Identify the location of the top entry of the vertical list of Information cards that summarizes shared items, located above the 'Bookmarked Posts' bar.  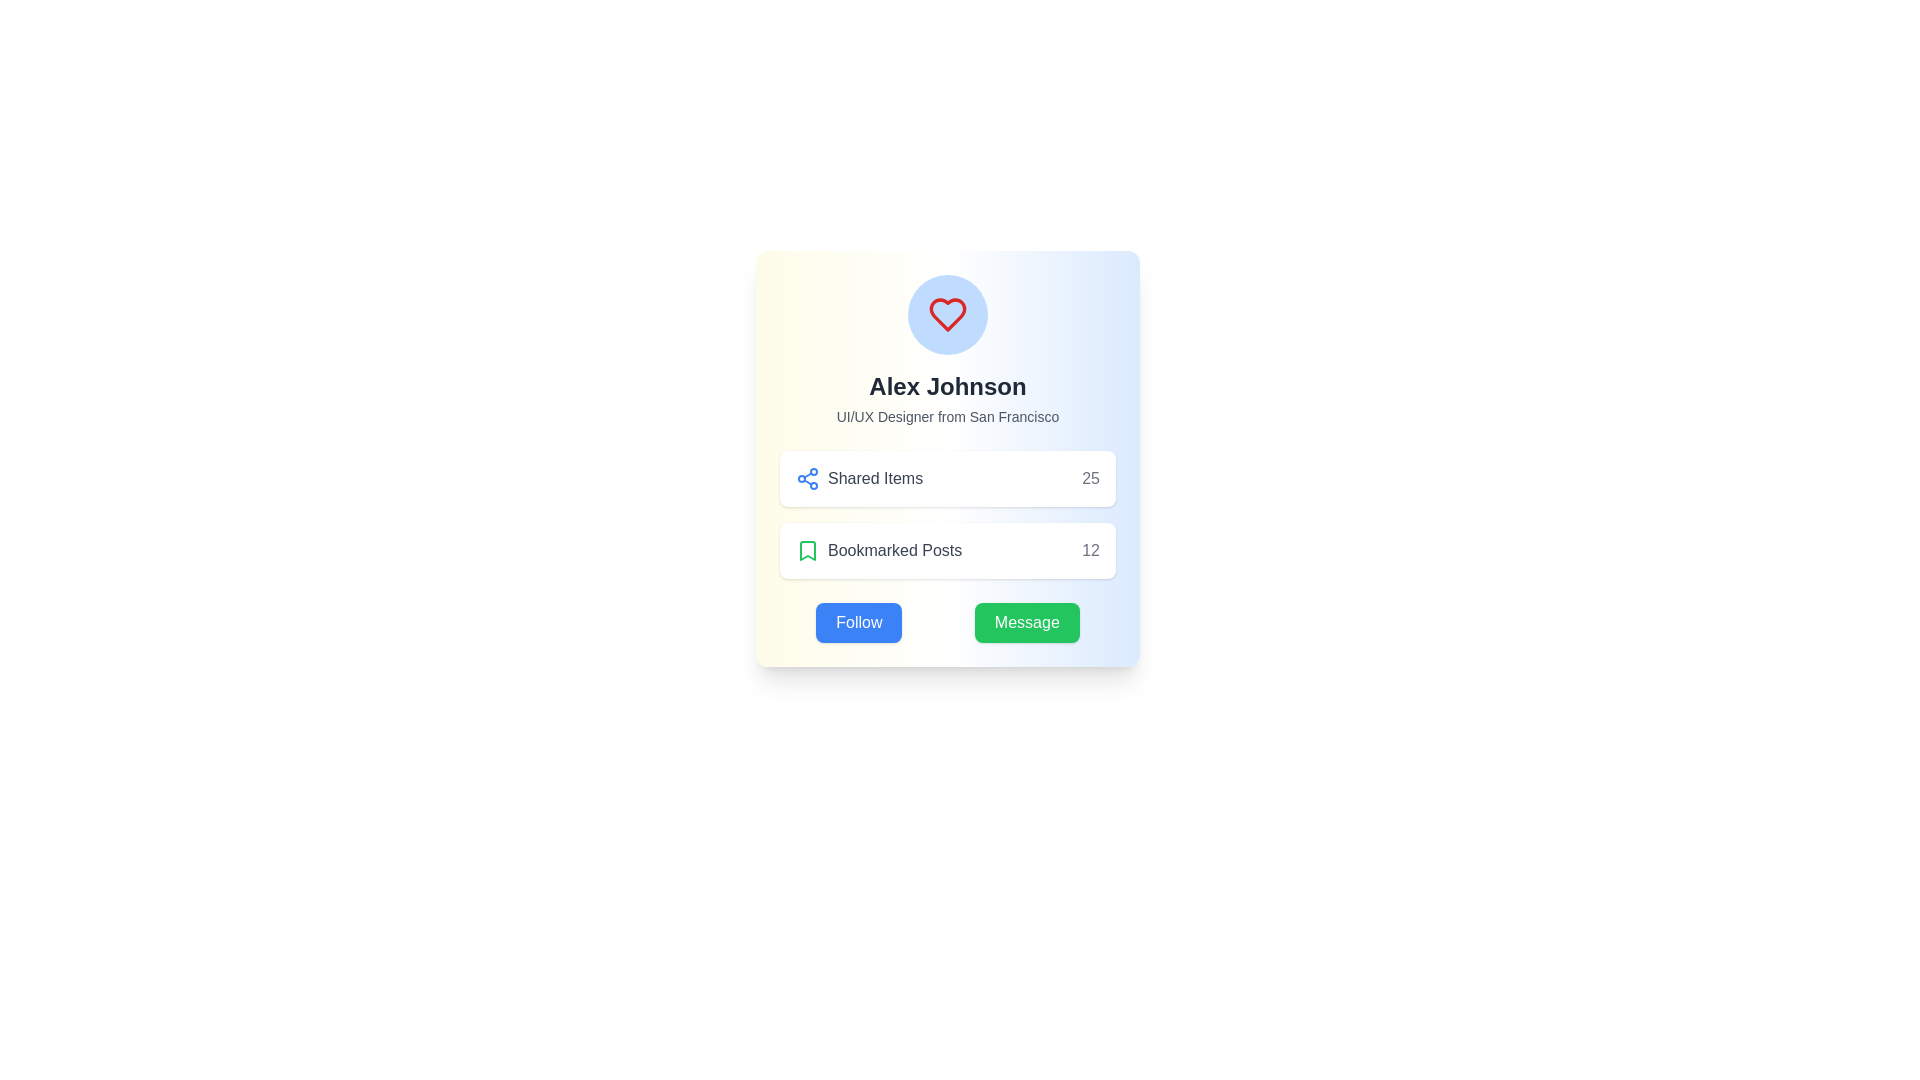
(947, 478).